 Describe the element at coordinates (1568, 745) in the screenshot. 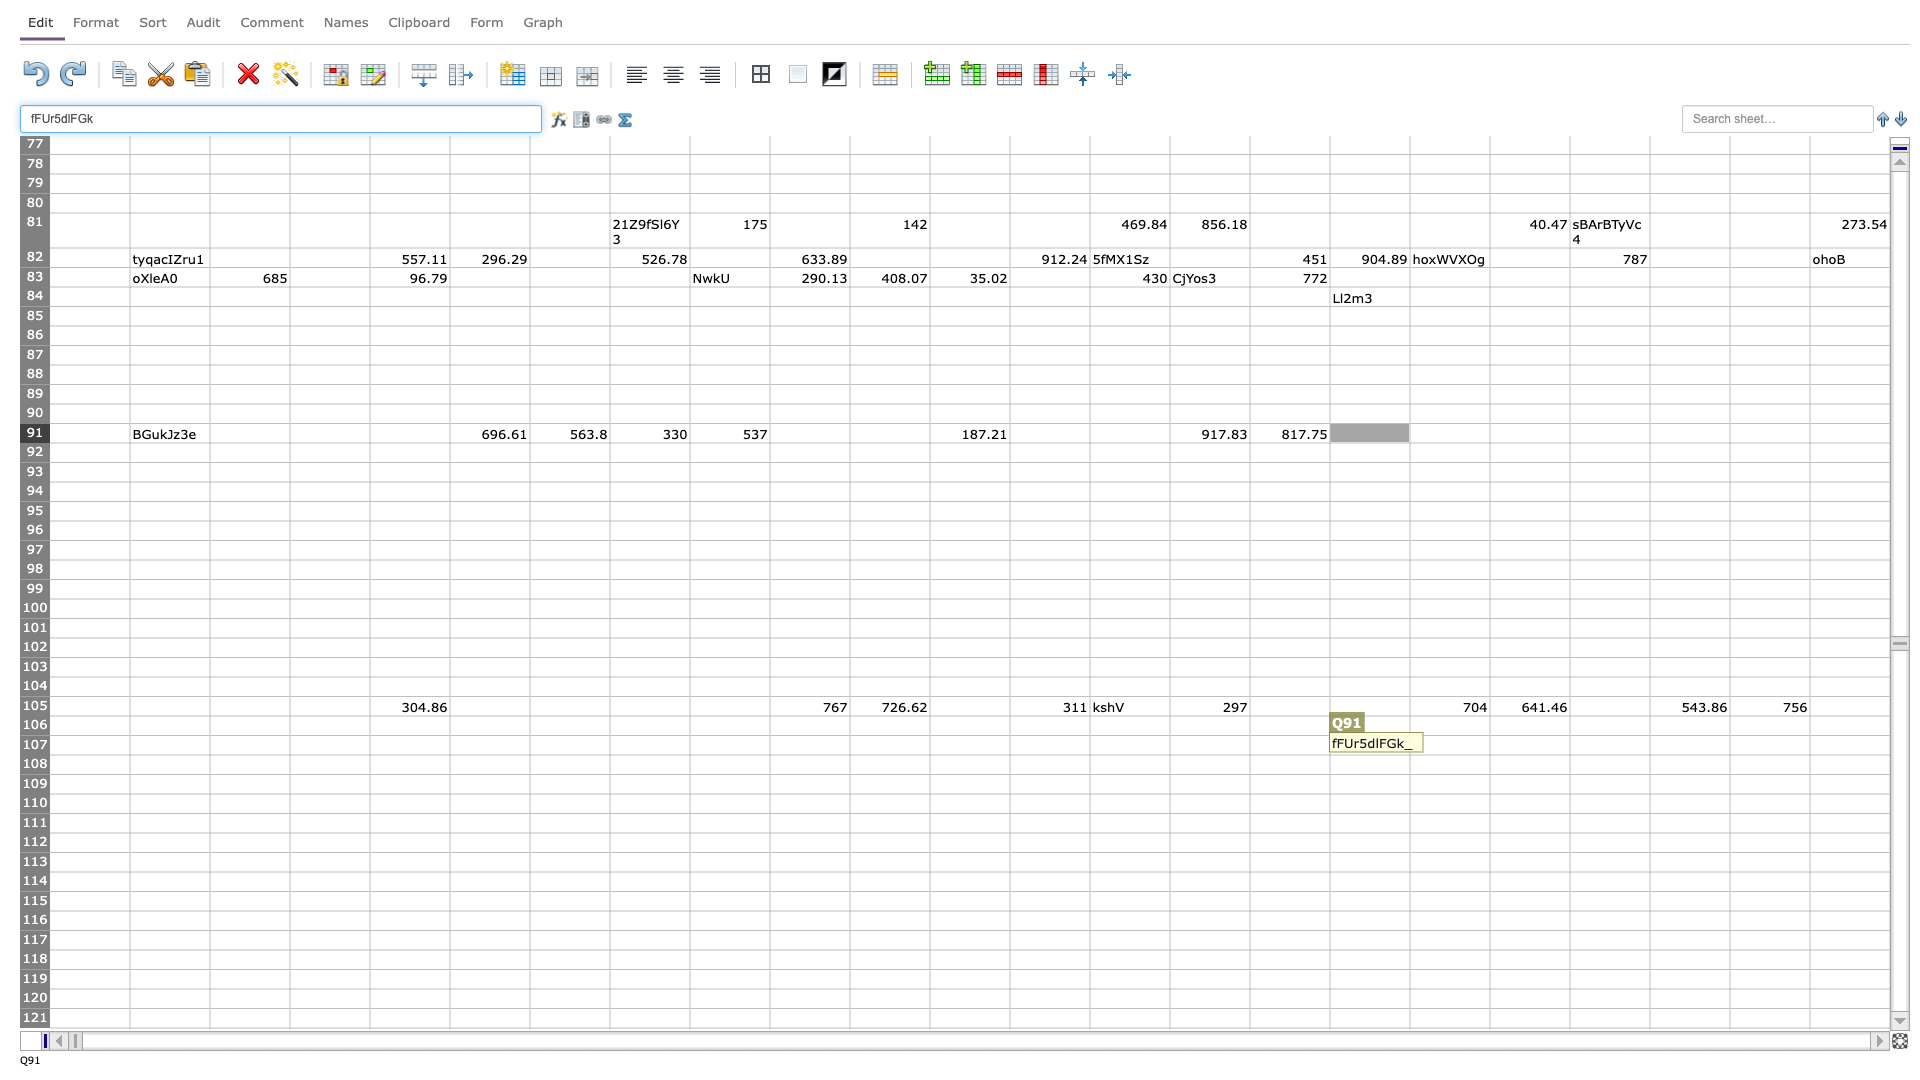

I see `Right border of cell S-107` at that location.